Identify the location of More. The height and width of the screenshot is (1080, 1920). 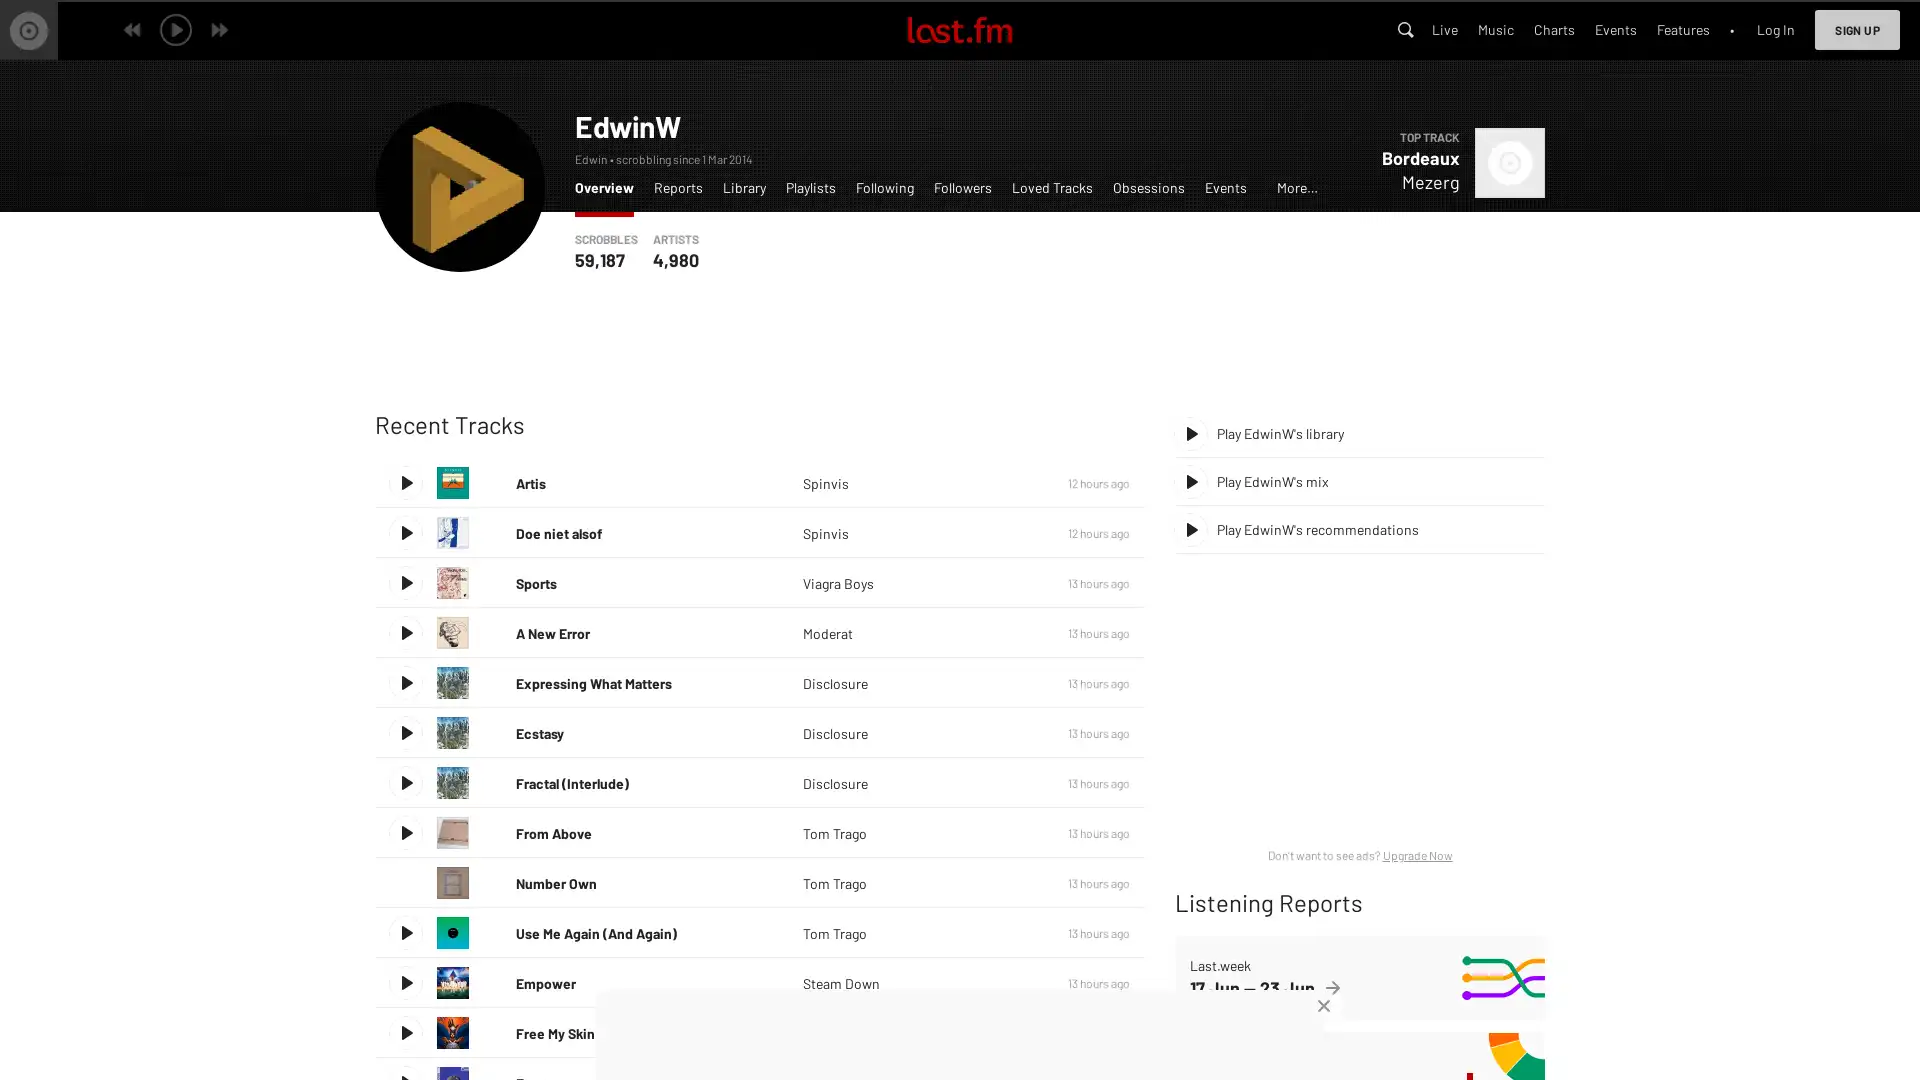
(1008, 1033).